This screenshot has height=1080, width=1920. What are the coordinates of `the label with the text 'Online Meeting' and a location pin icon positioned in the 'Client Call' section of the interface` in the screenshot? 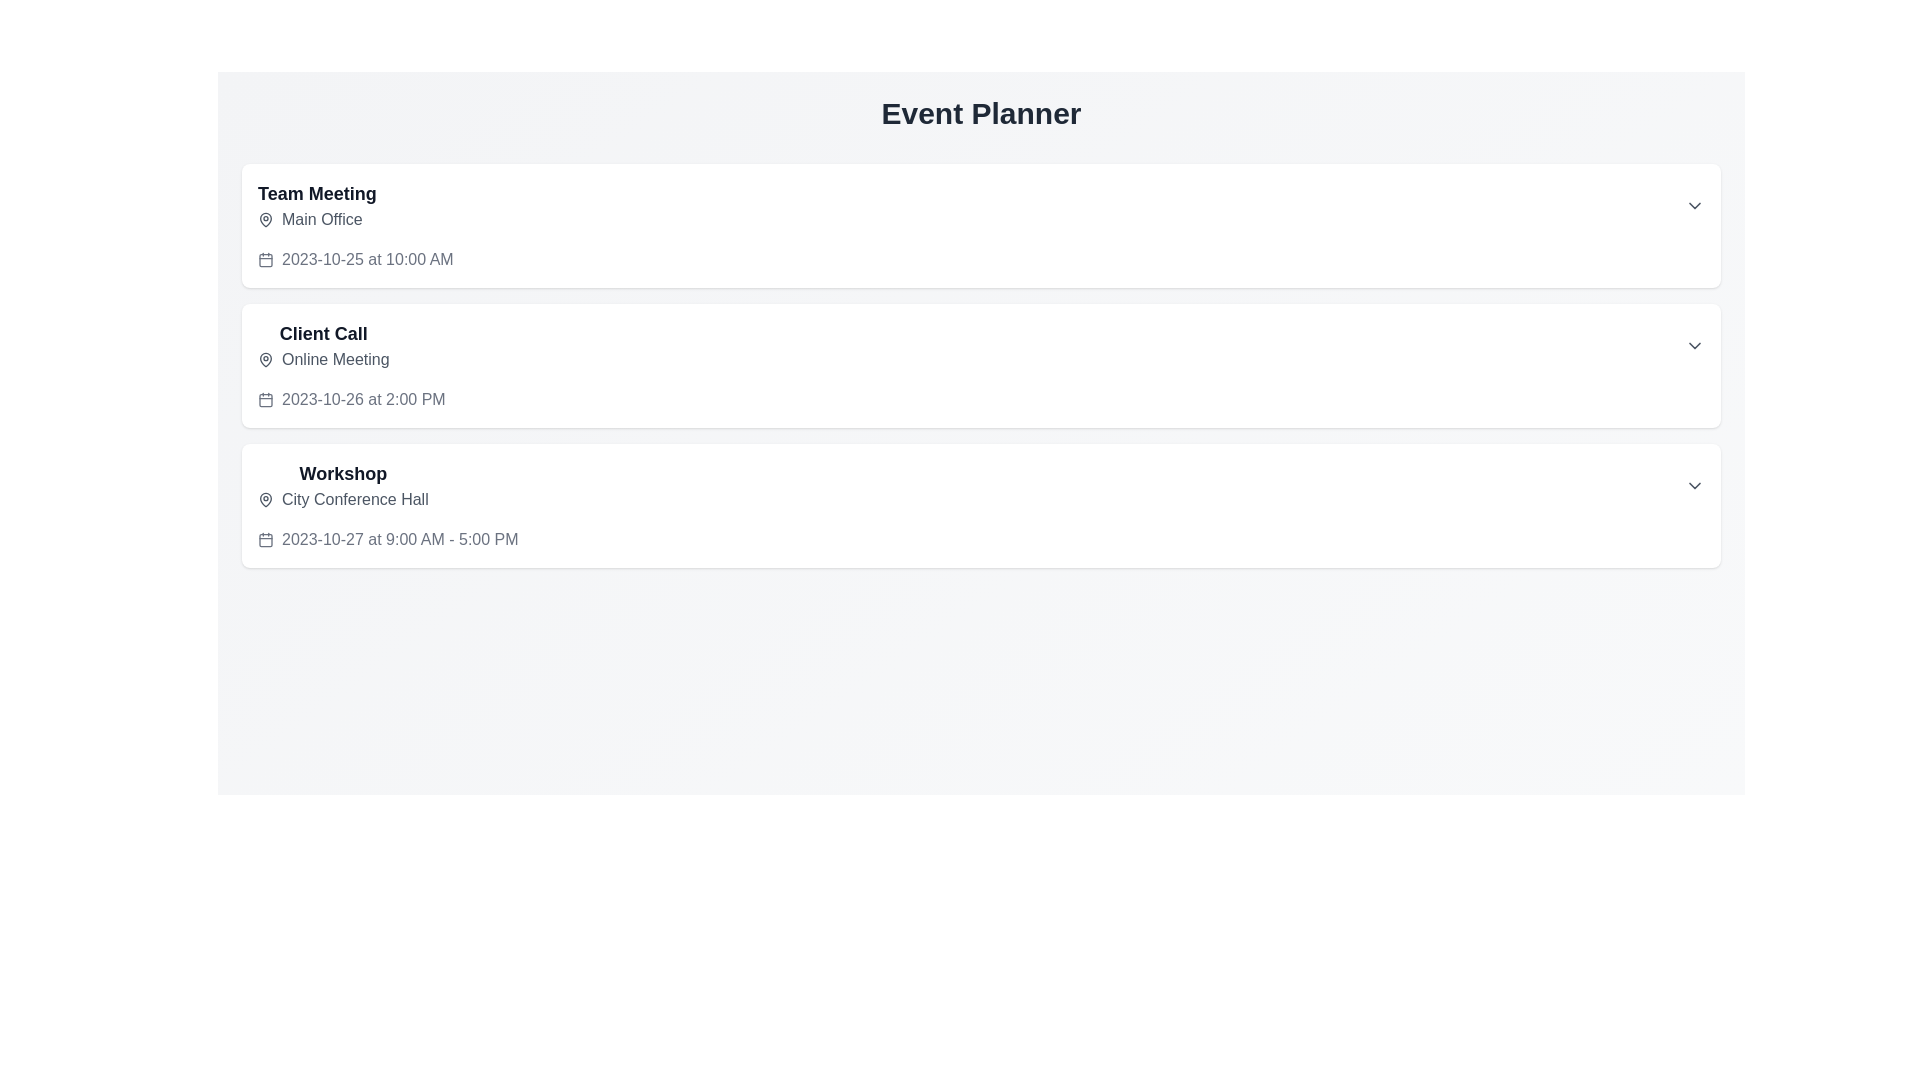 It's located at (323, 358).